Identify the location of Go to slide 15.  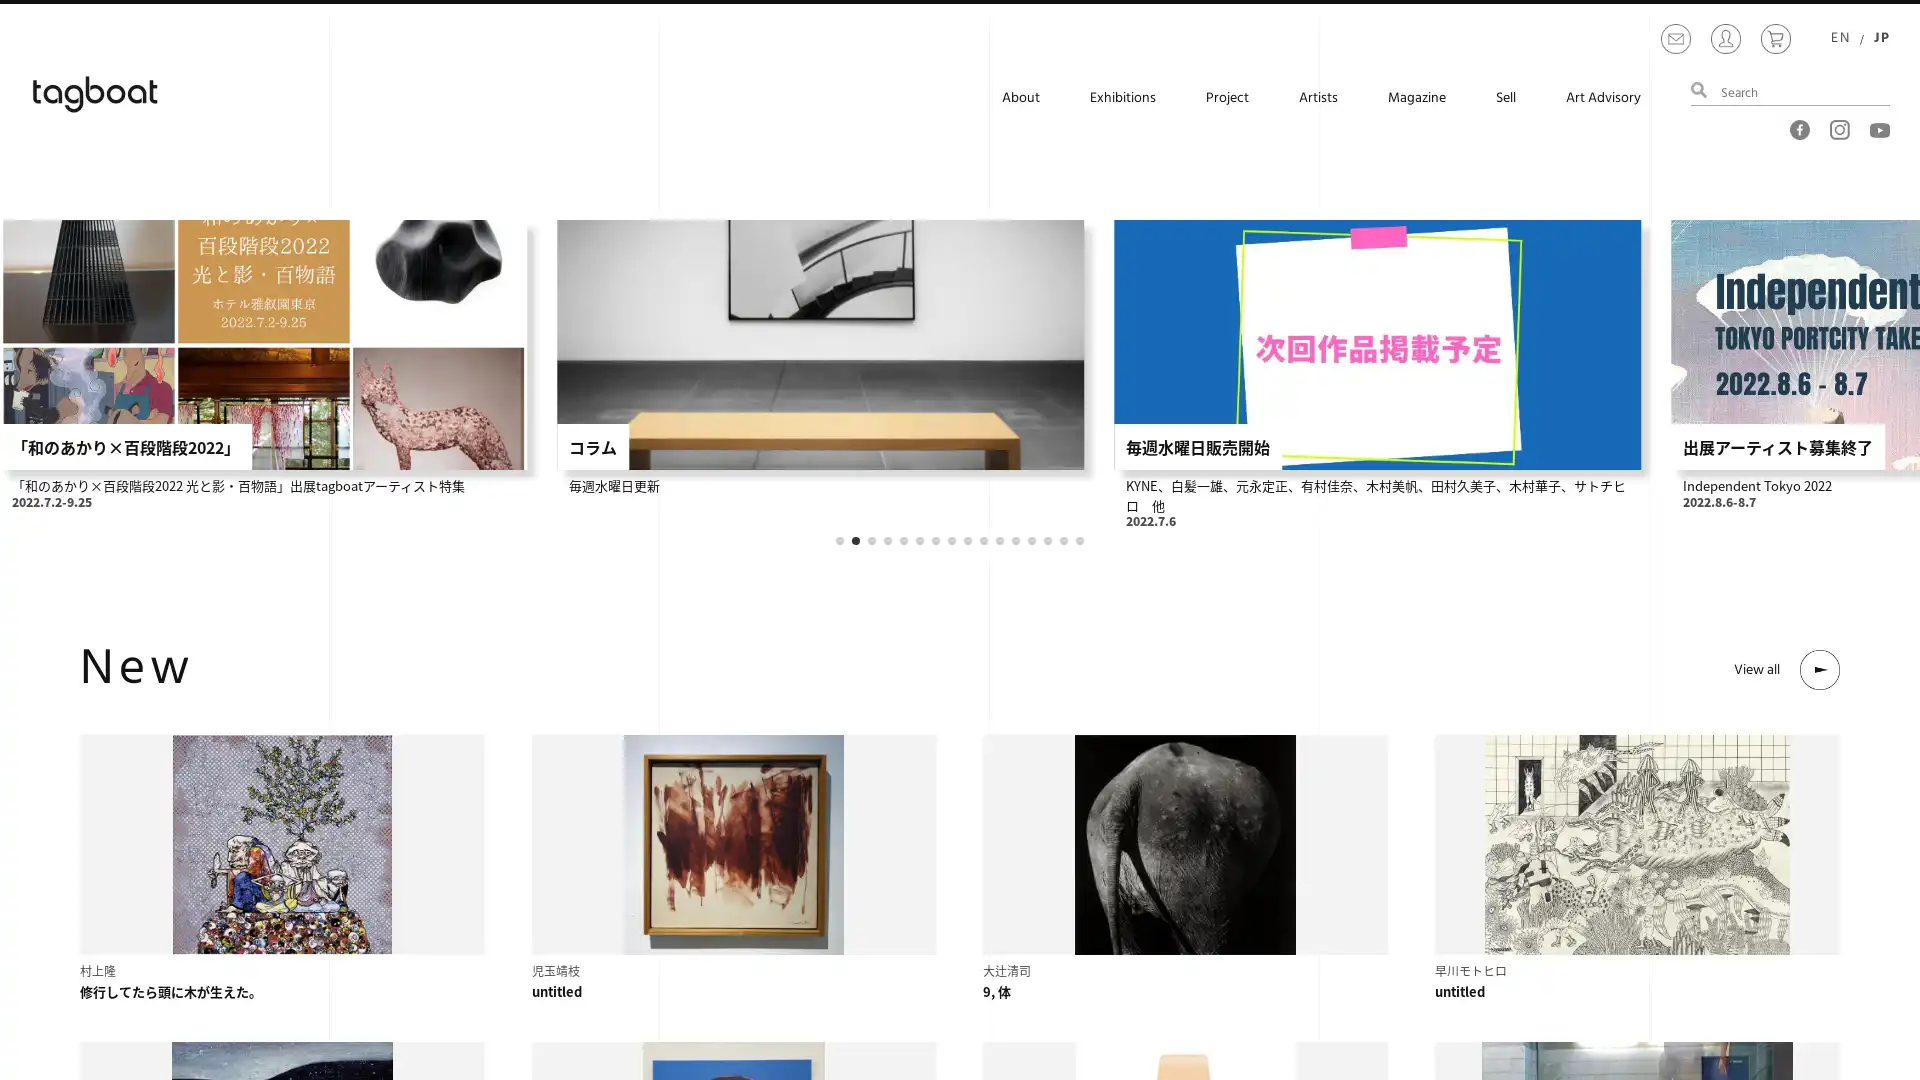
(1063, 540).